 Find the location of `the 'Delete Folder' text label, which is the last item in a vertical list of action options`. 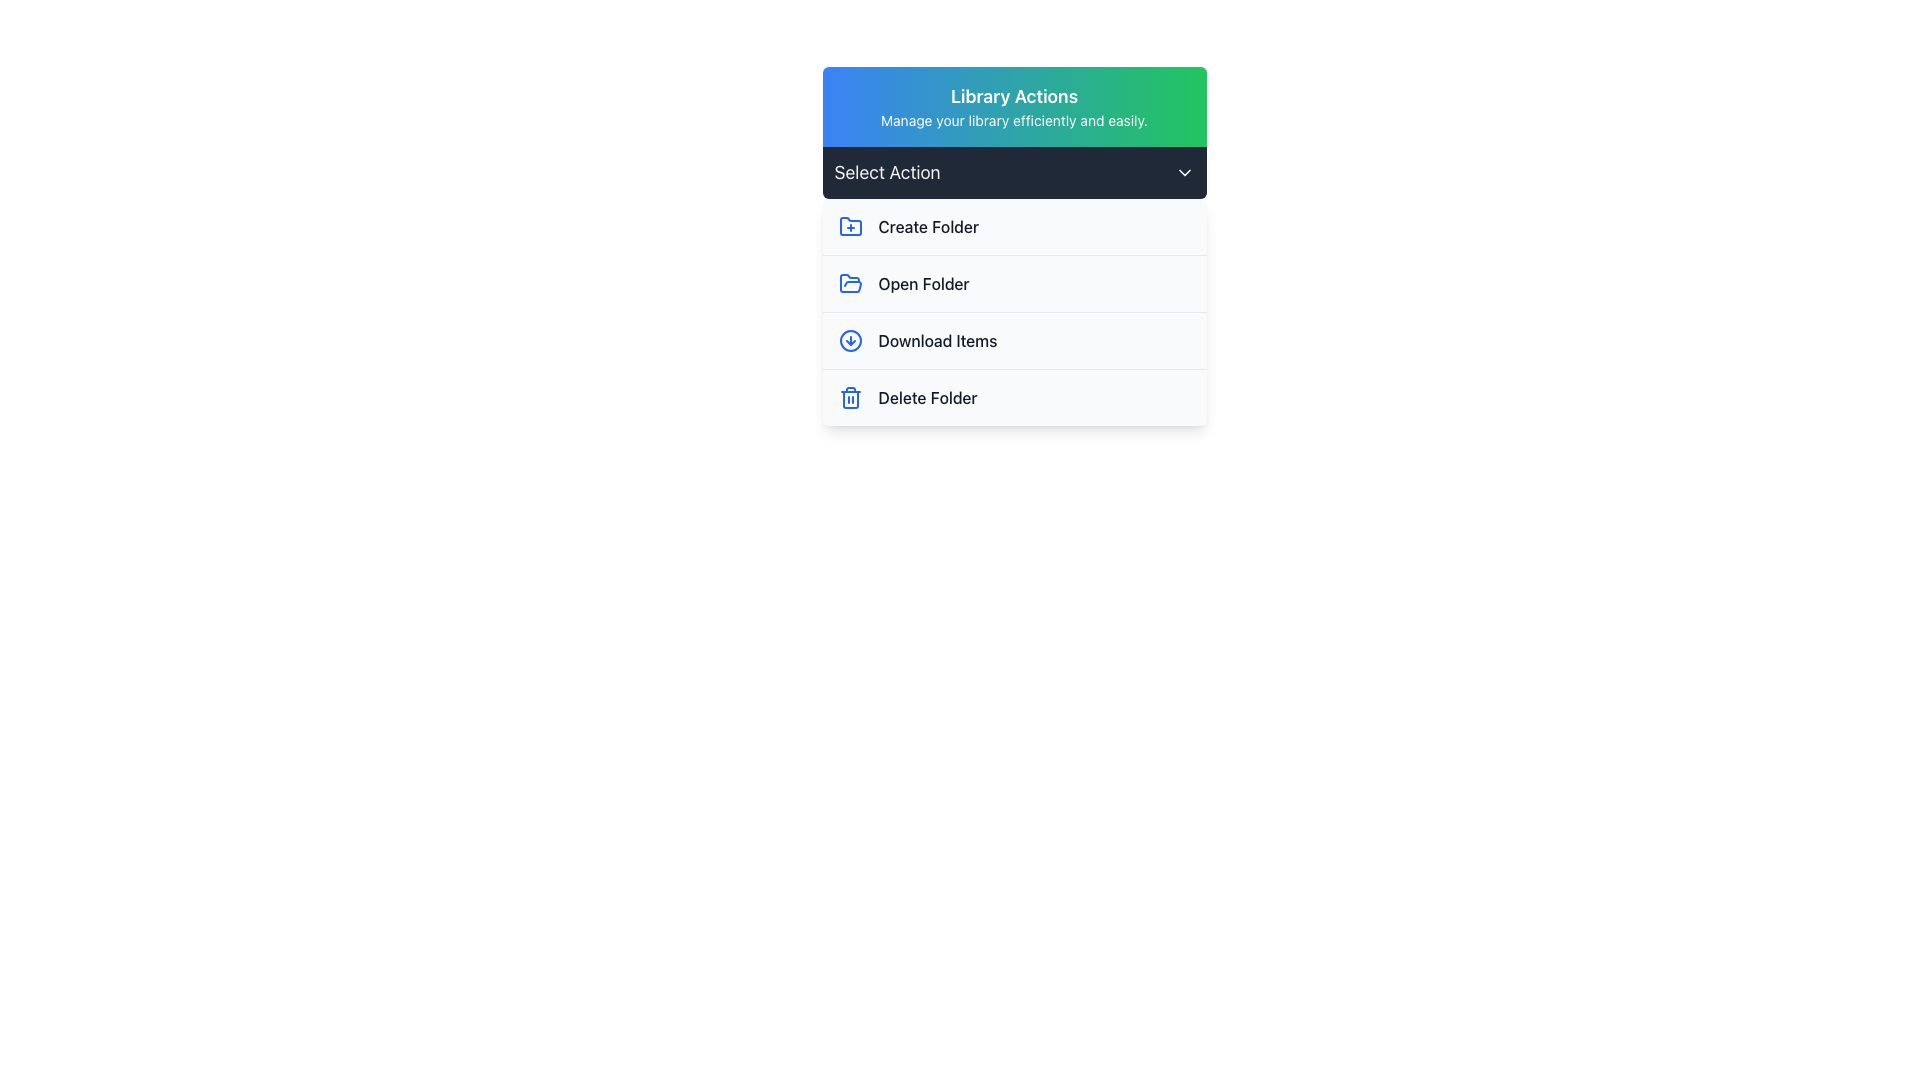

the 'Delete Folder' text label, which is the last item in a vertical list of action options is located at coordinates (927, 397).